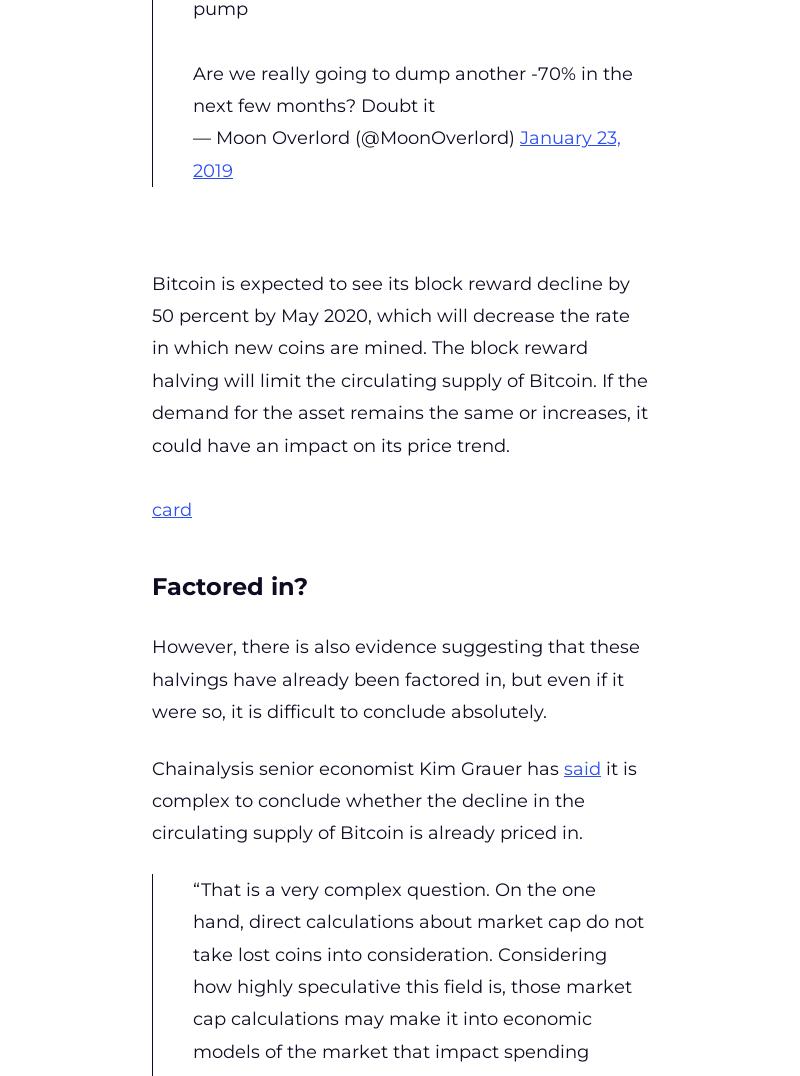 The width and height of the screenshot is (800, 1076). I want to click on 'January 23, 2019', so click(407, 153).